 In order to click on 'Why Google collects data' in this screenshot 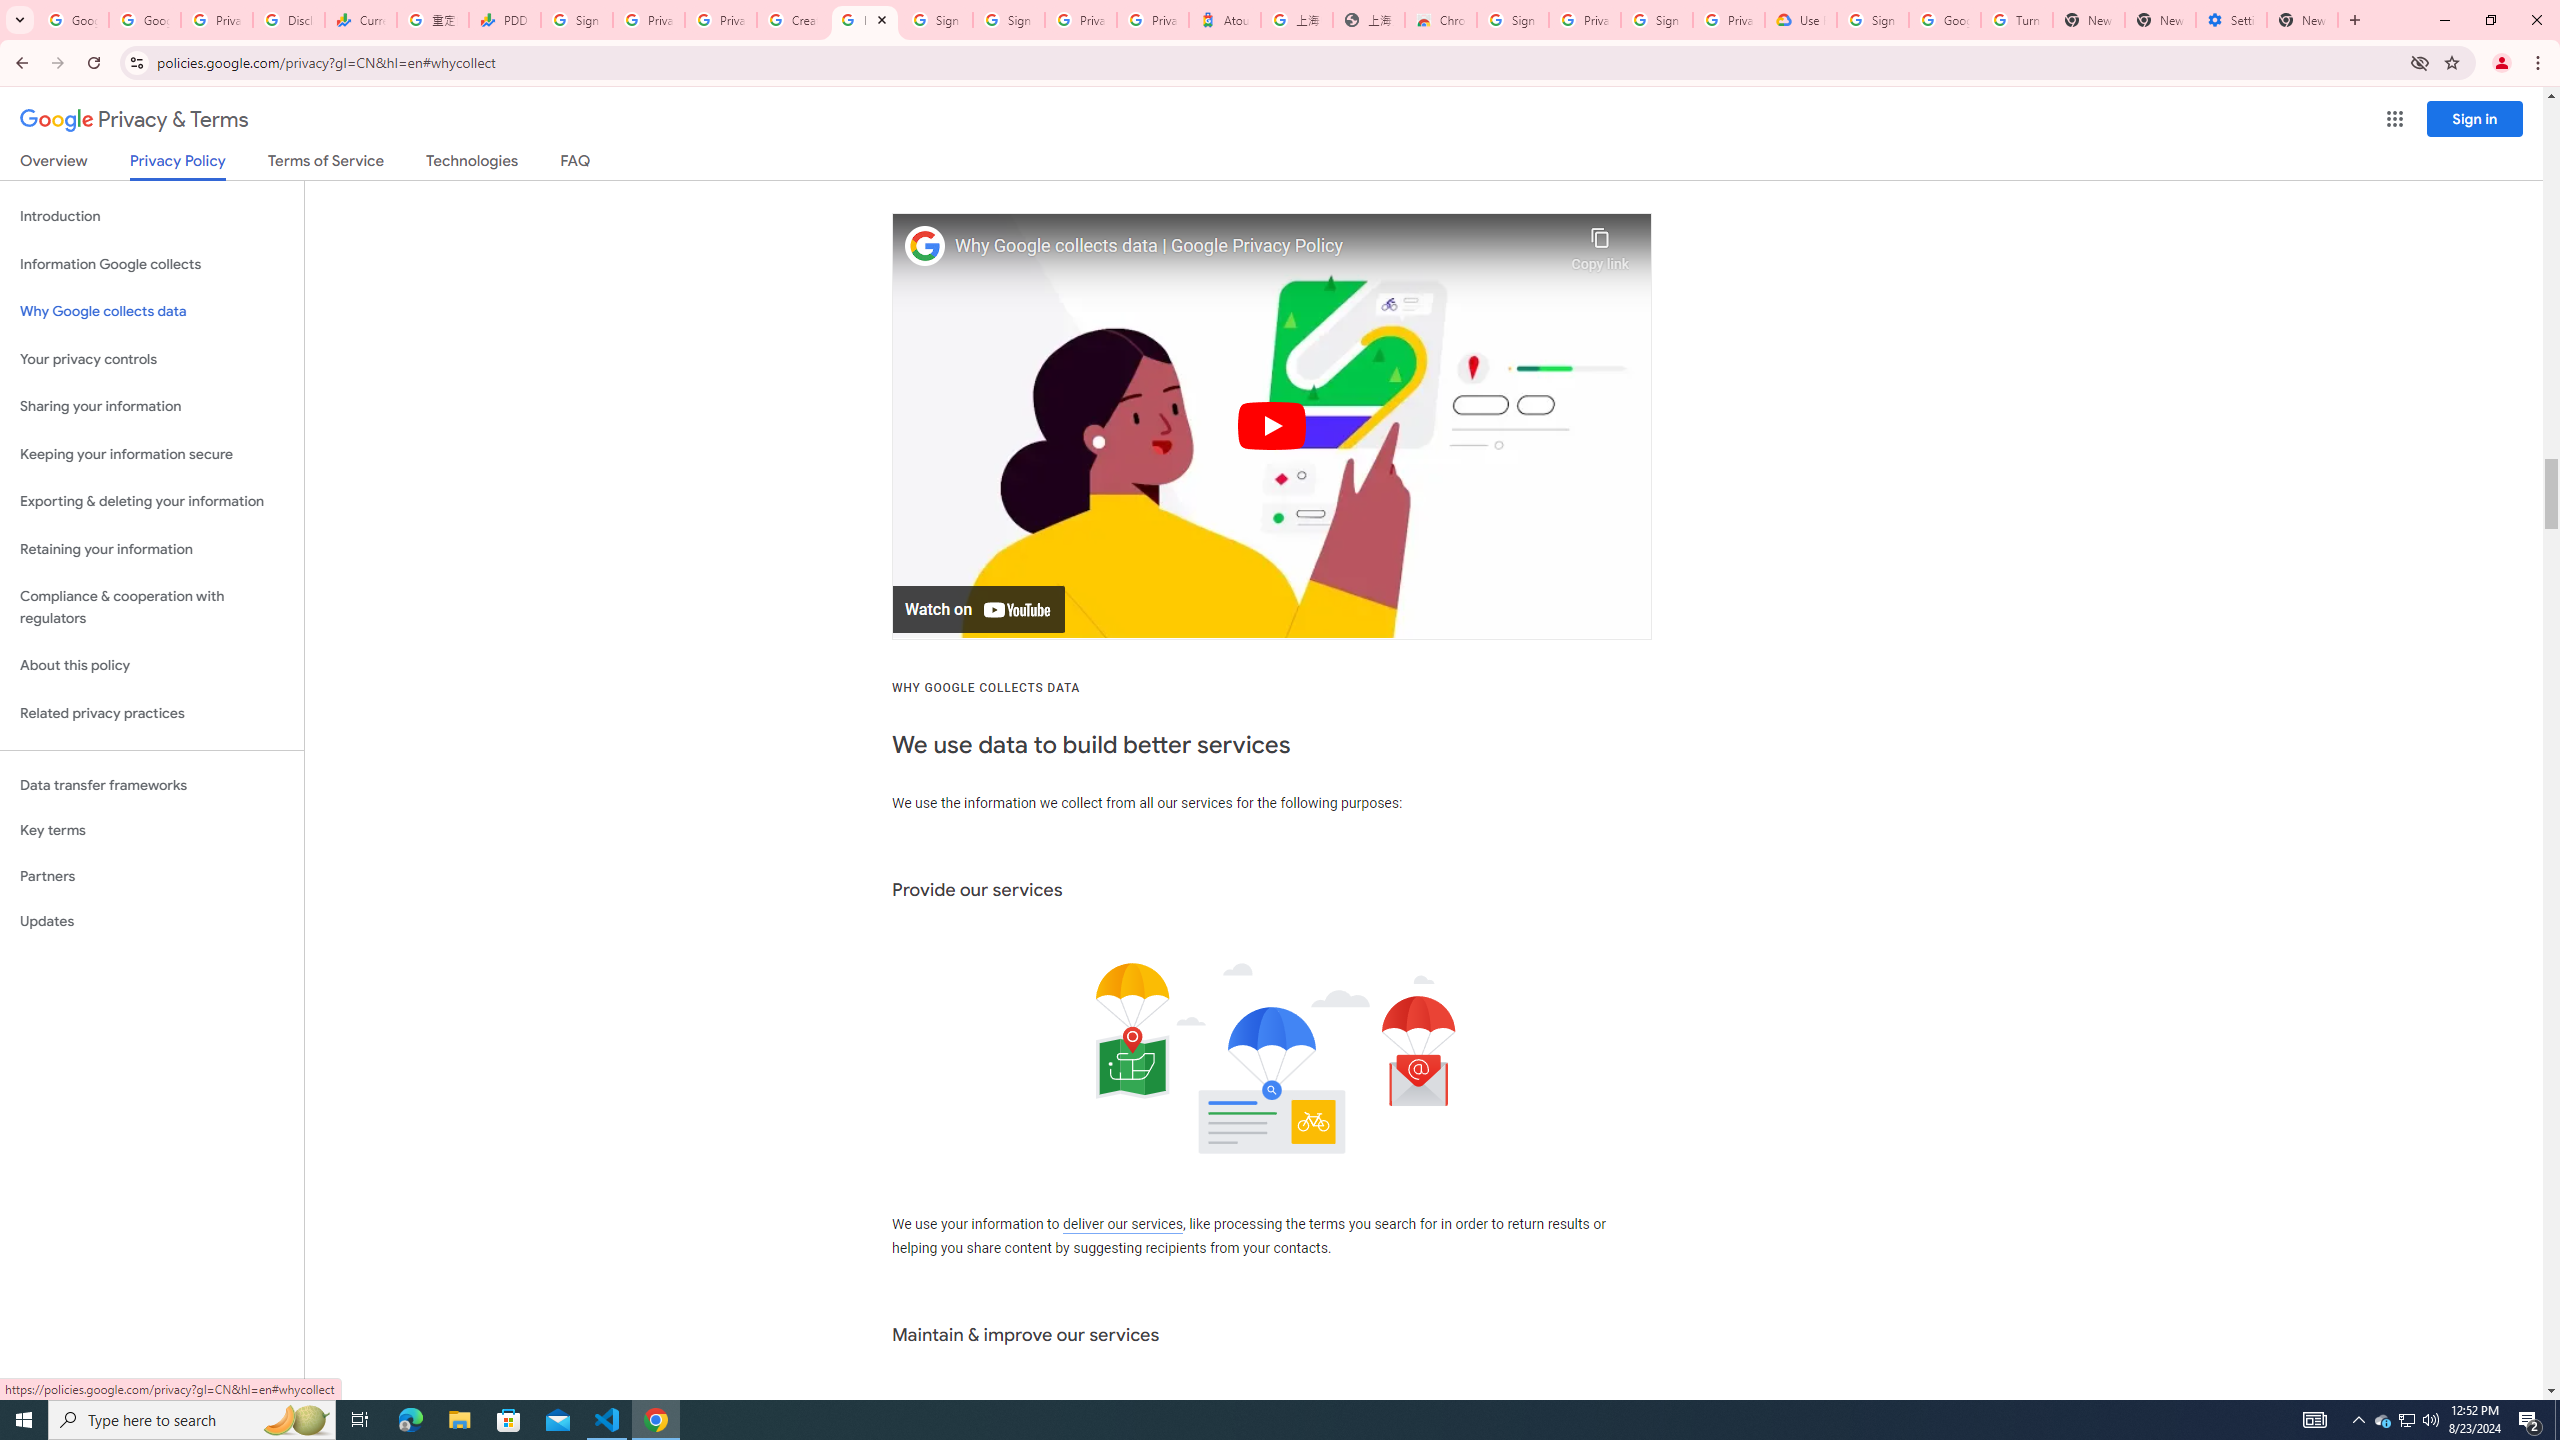, I will do `click(151, 310)`.